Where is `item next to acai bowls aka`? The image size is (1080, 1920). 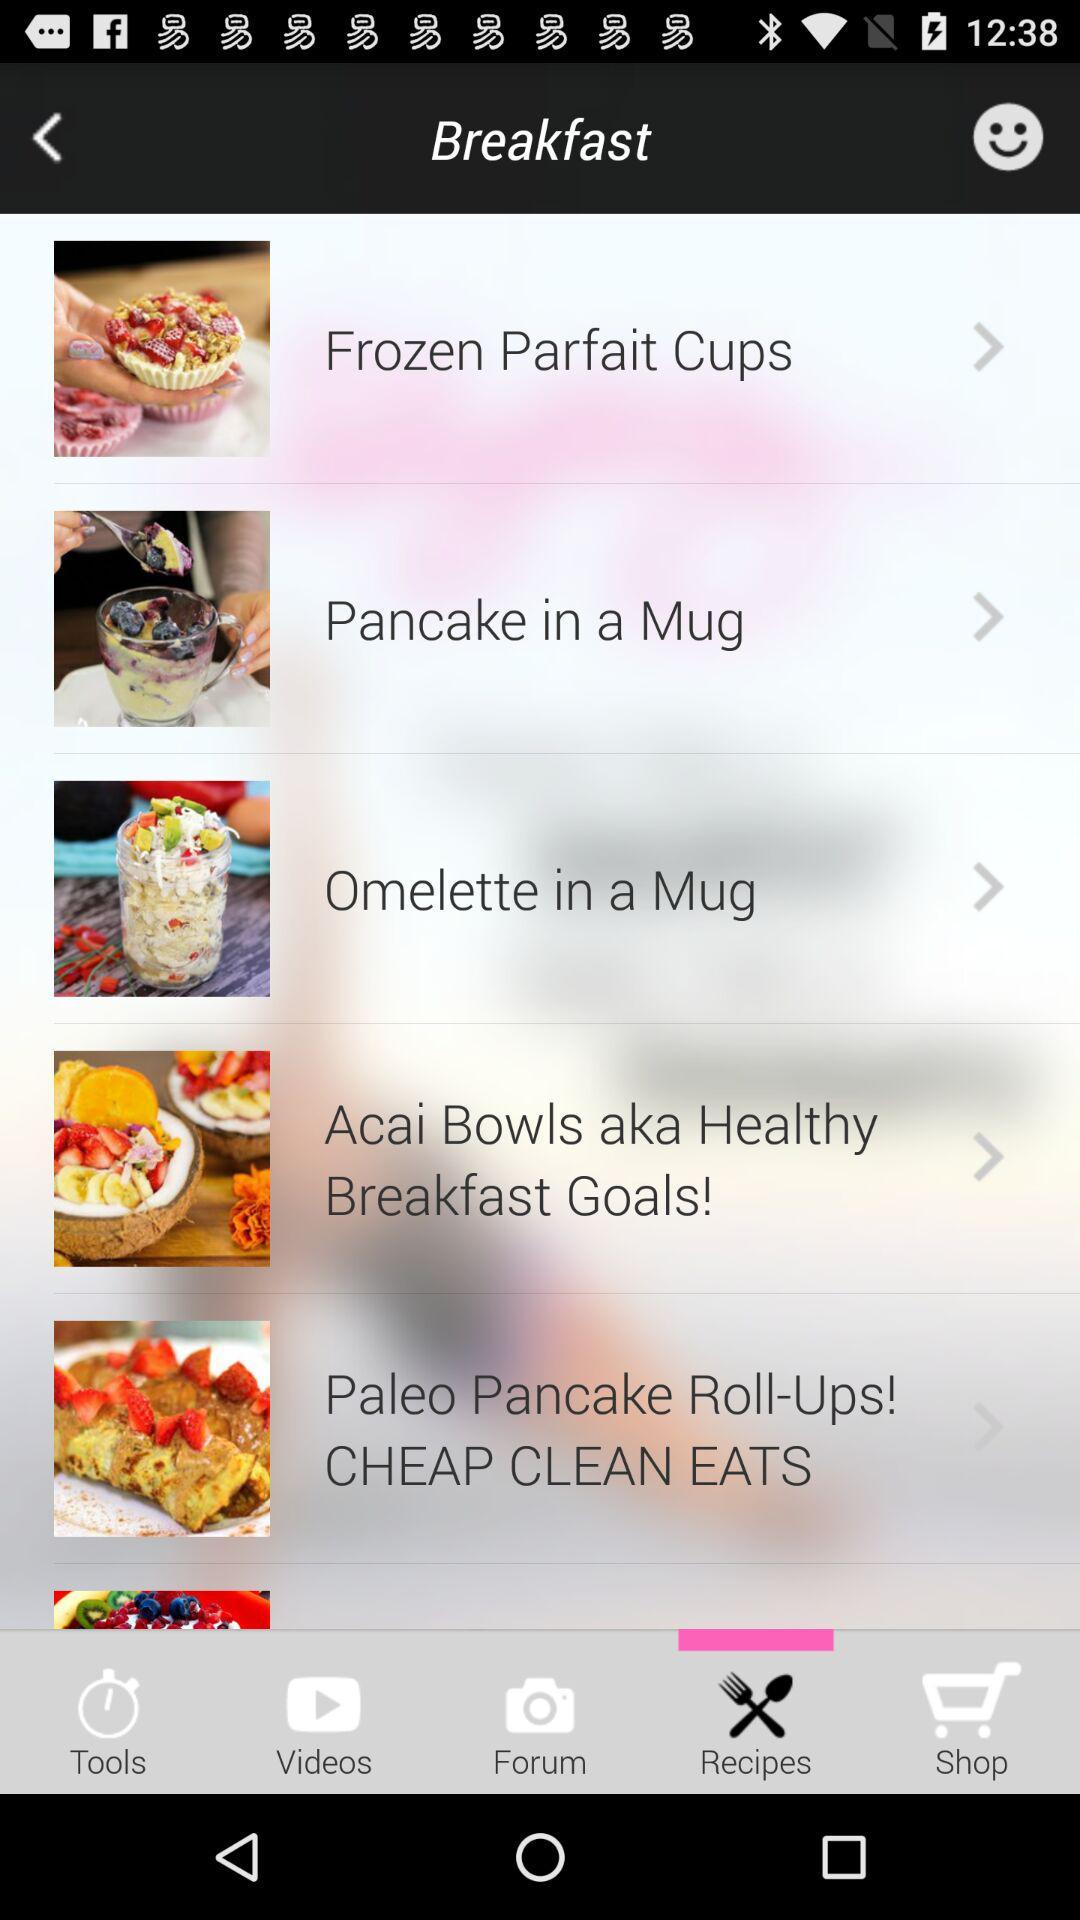
item next to acai bowls aka is located at coordinates (161, 1158).